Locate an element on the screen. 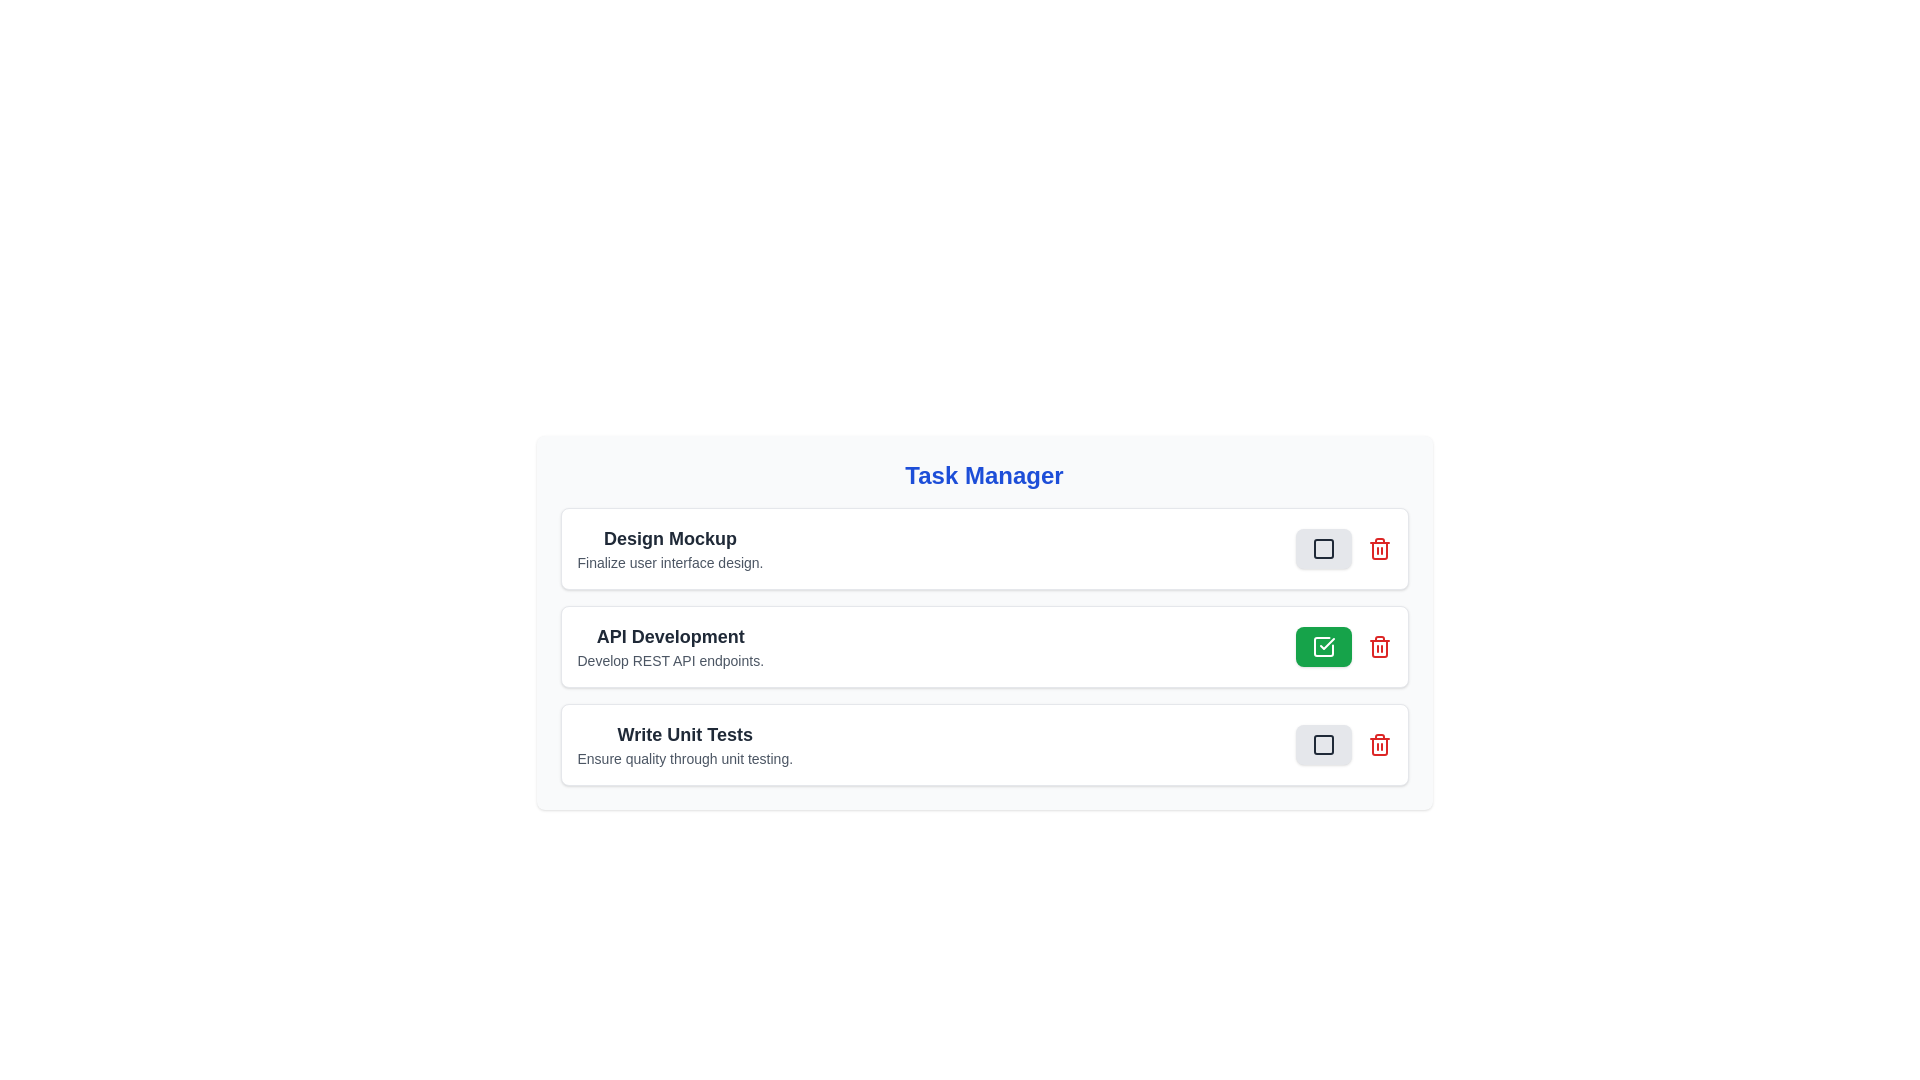  the text header displaying 'Task Manager', which is bold, large, and blue, located at the top of the interface is located at coordinates (984, 475).